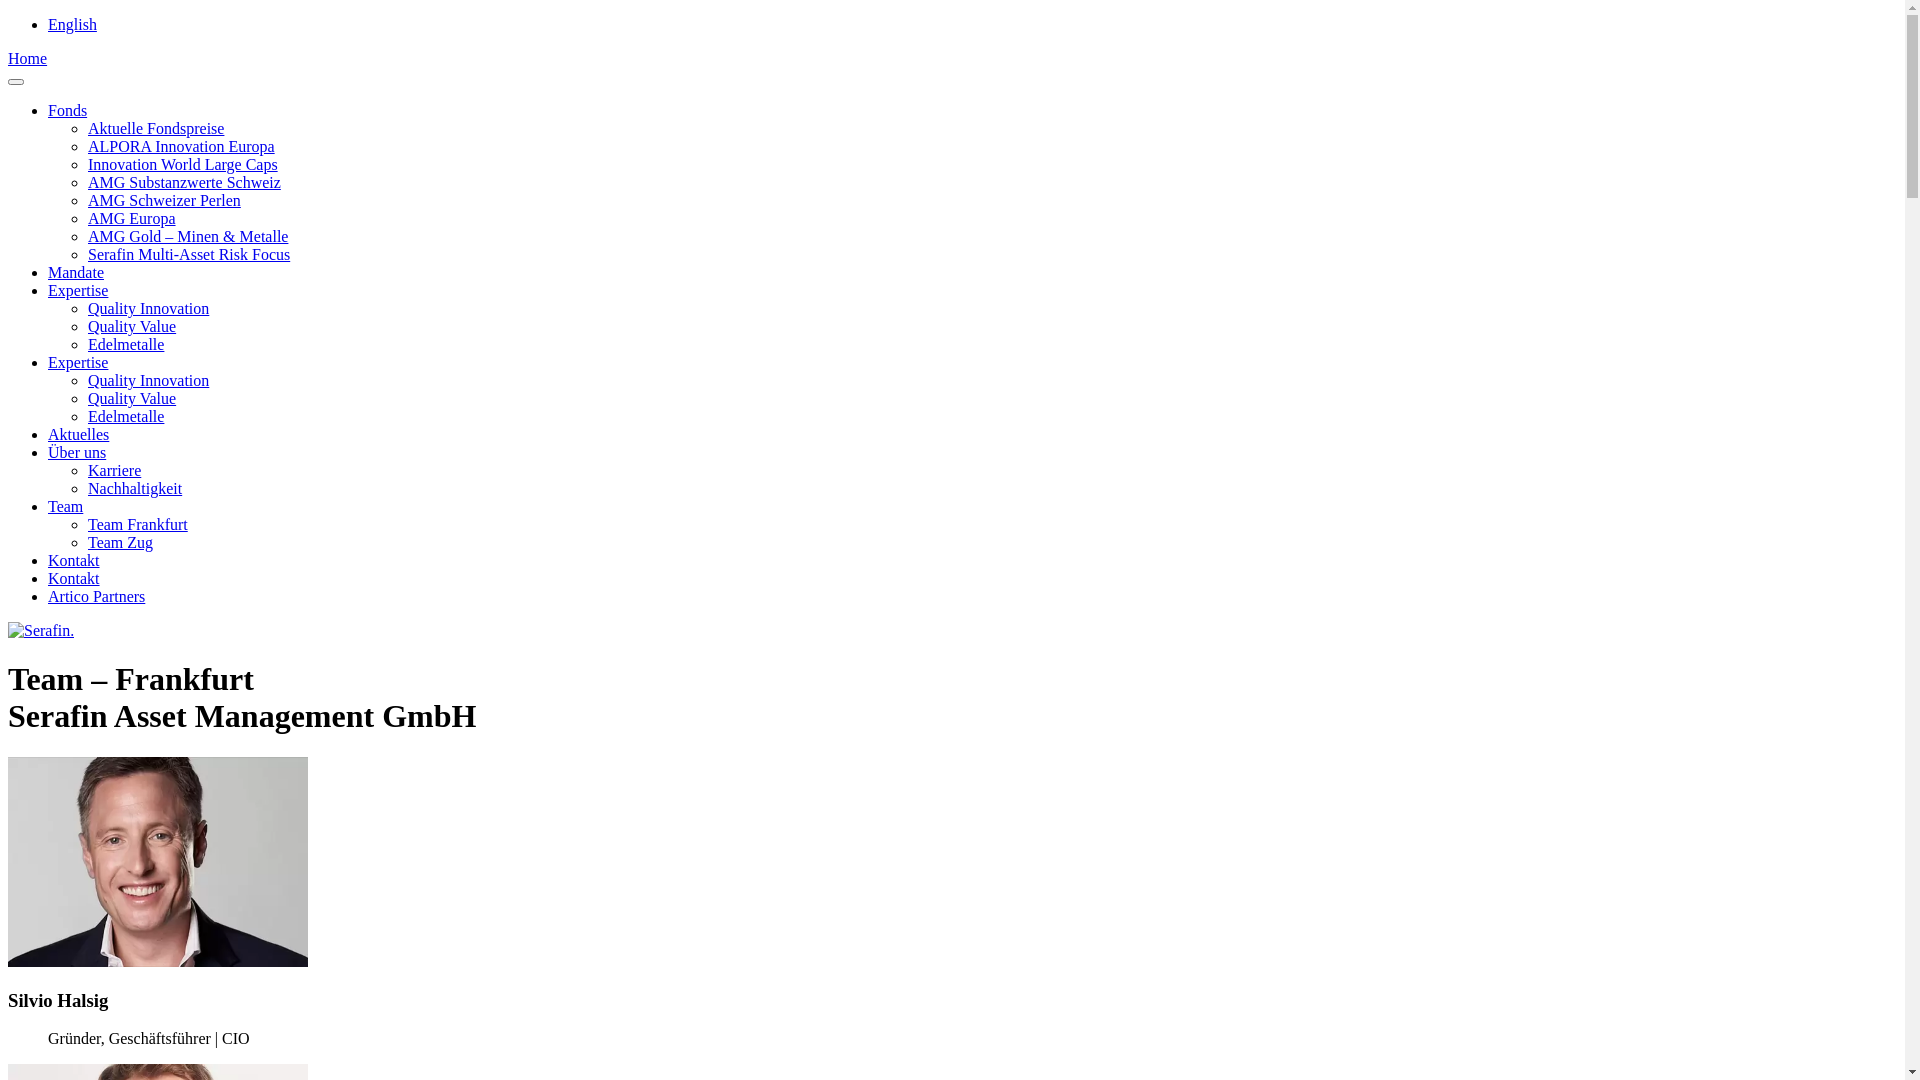 Image resolution: width=1920 pixels, height=1080 pixels. Describe the element at coordinates (188, 253) in the screenshot. I see `'Serafin Multi-Asset Risk Focus'` at that location.